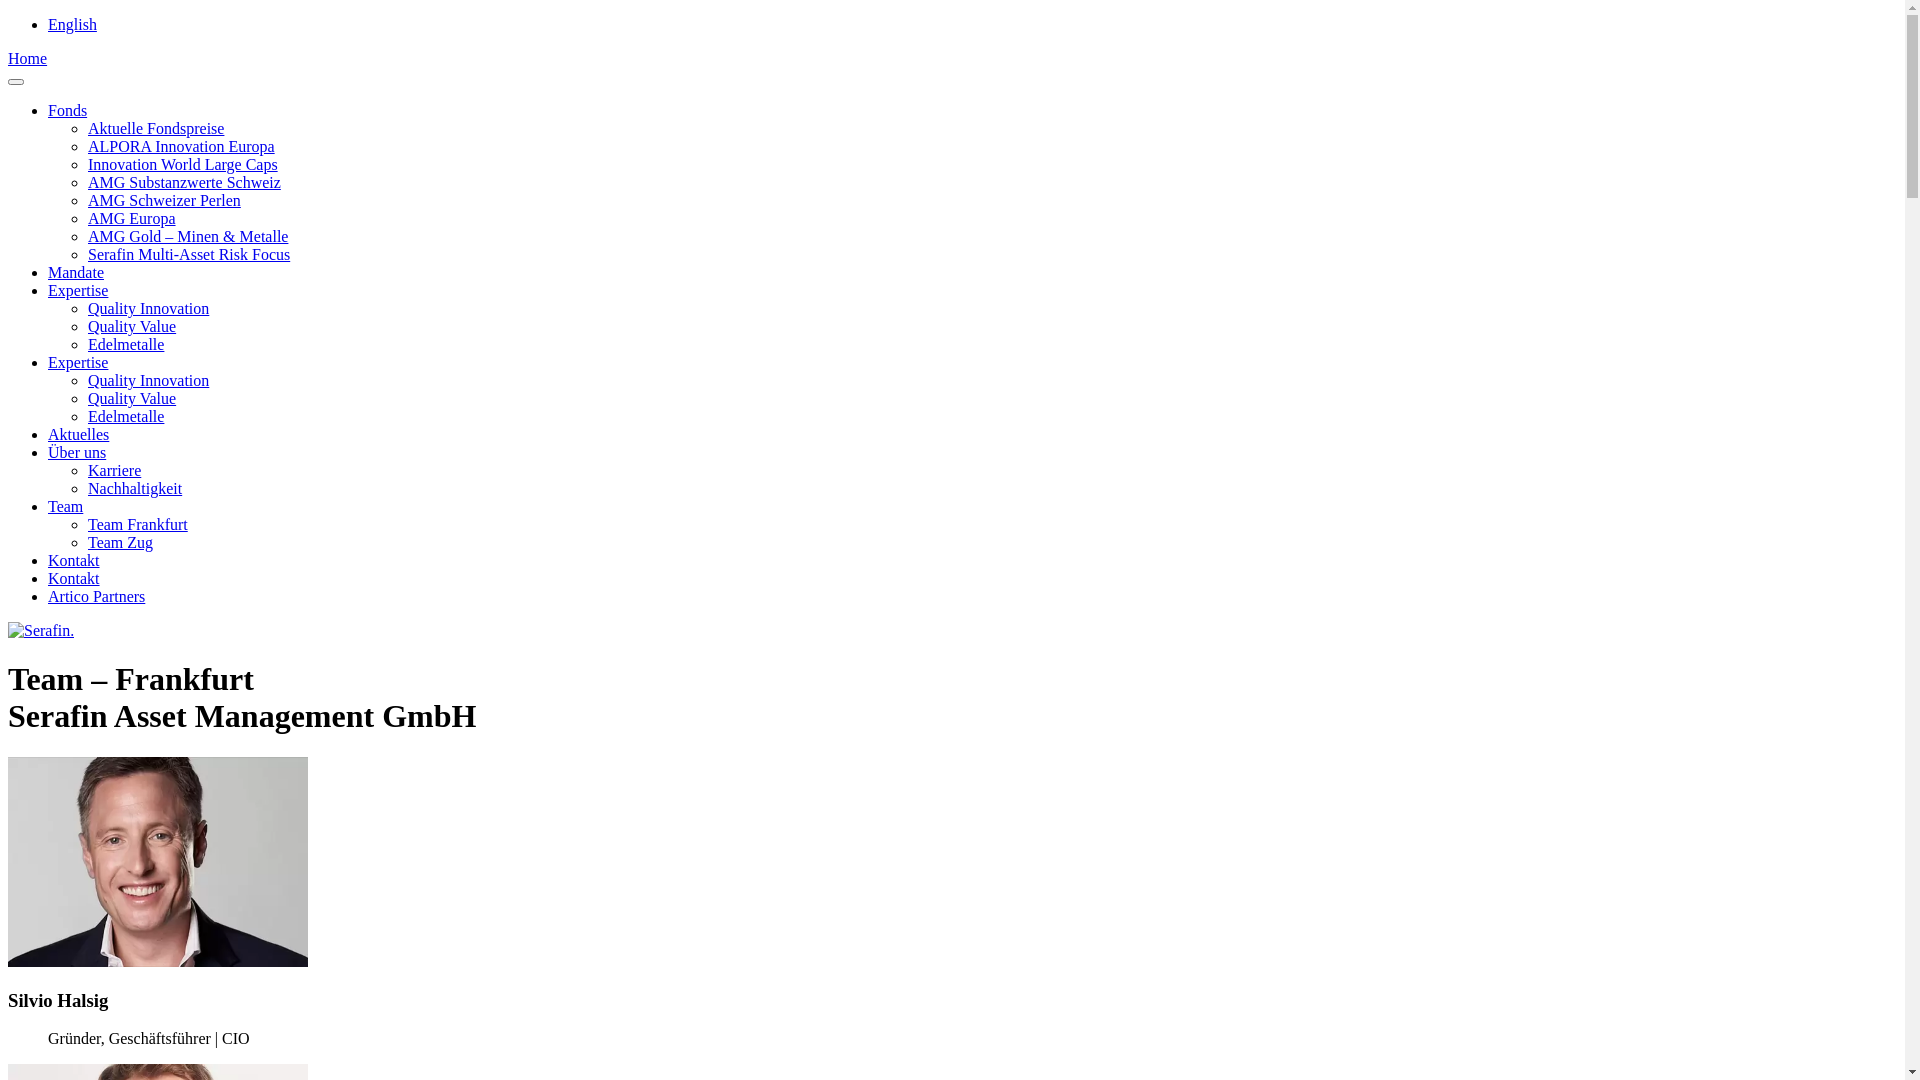 Image resolution: width=1920 pixels, height=1080 pixels. Describe the element at coordinates (188, 253) in the screenshot. I see `'Serafin Multi-Asset Risk Focus'` at that location.